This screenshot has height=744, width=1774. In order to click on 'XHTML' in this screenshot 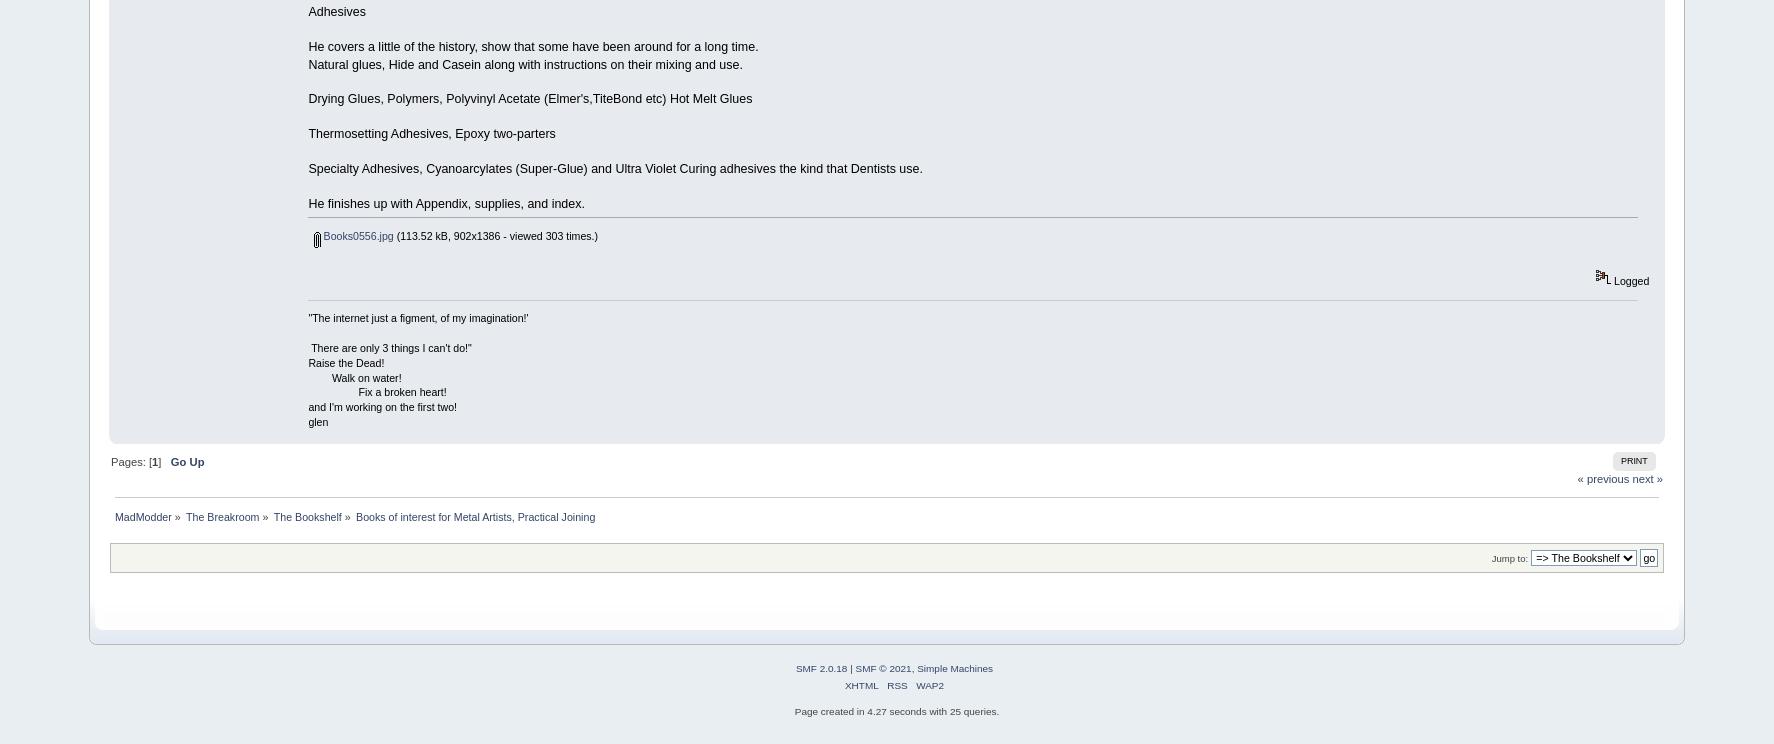, I will do `click(860, 685)`.